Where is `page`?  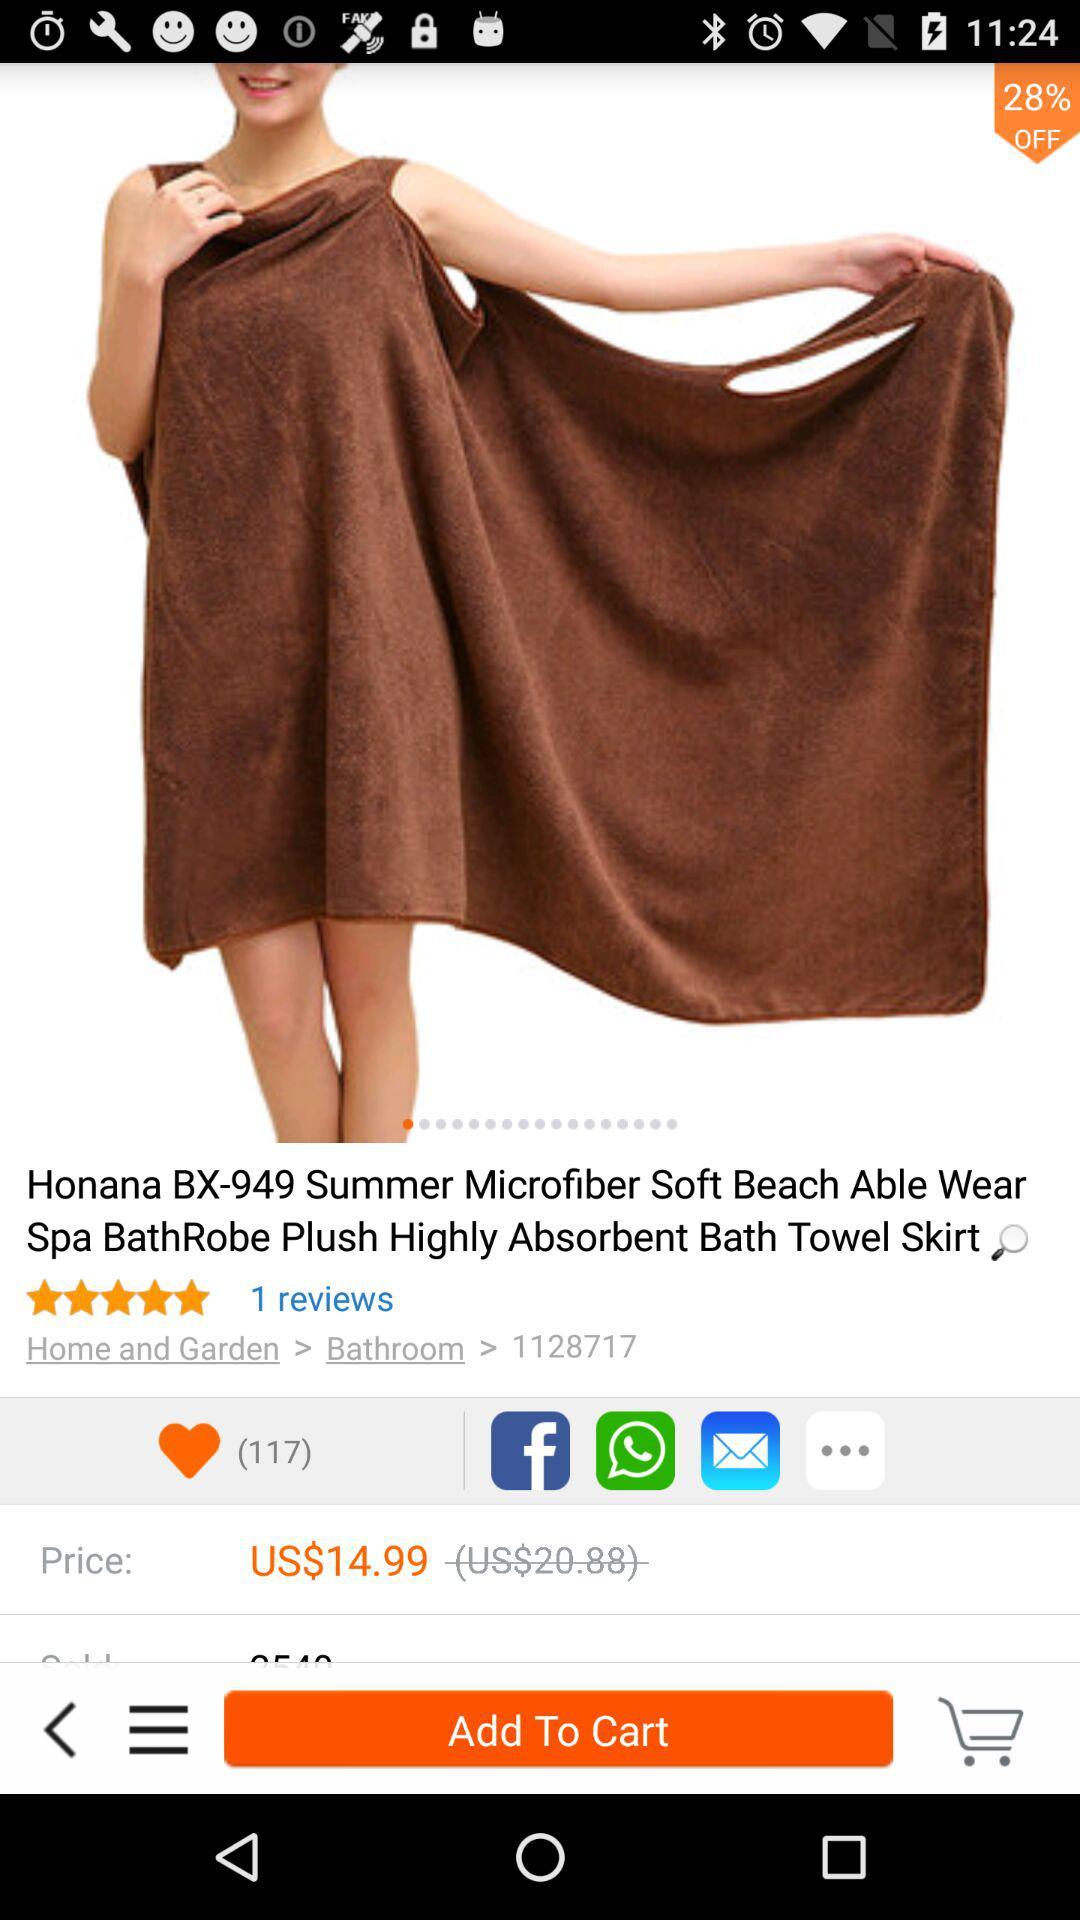
page is located at coordinates (573, 1124).